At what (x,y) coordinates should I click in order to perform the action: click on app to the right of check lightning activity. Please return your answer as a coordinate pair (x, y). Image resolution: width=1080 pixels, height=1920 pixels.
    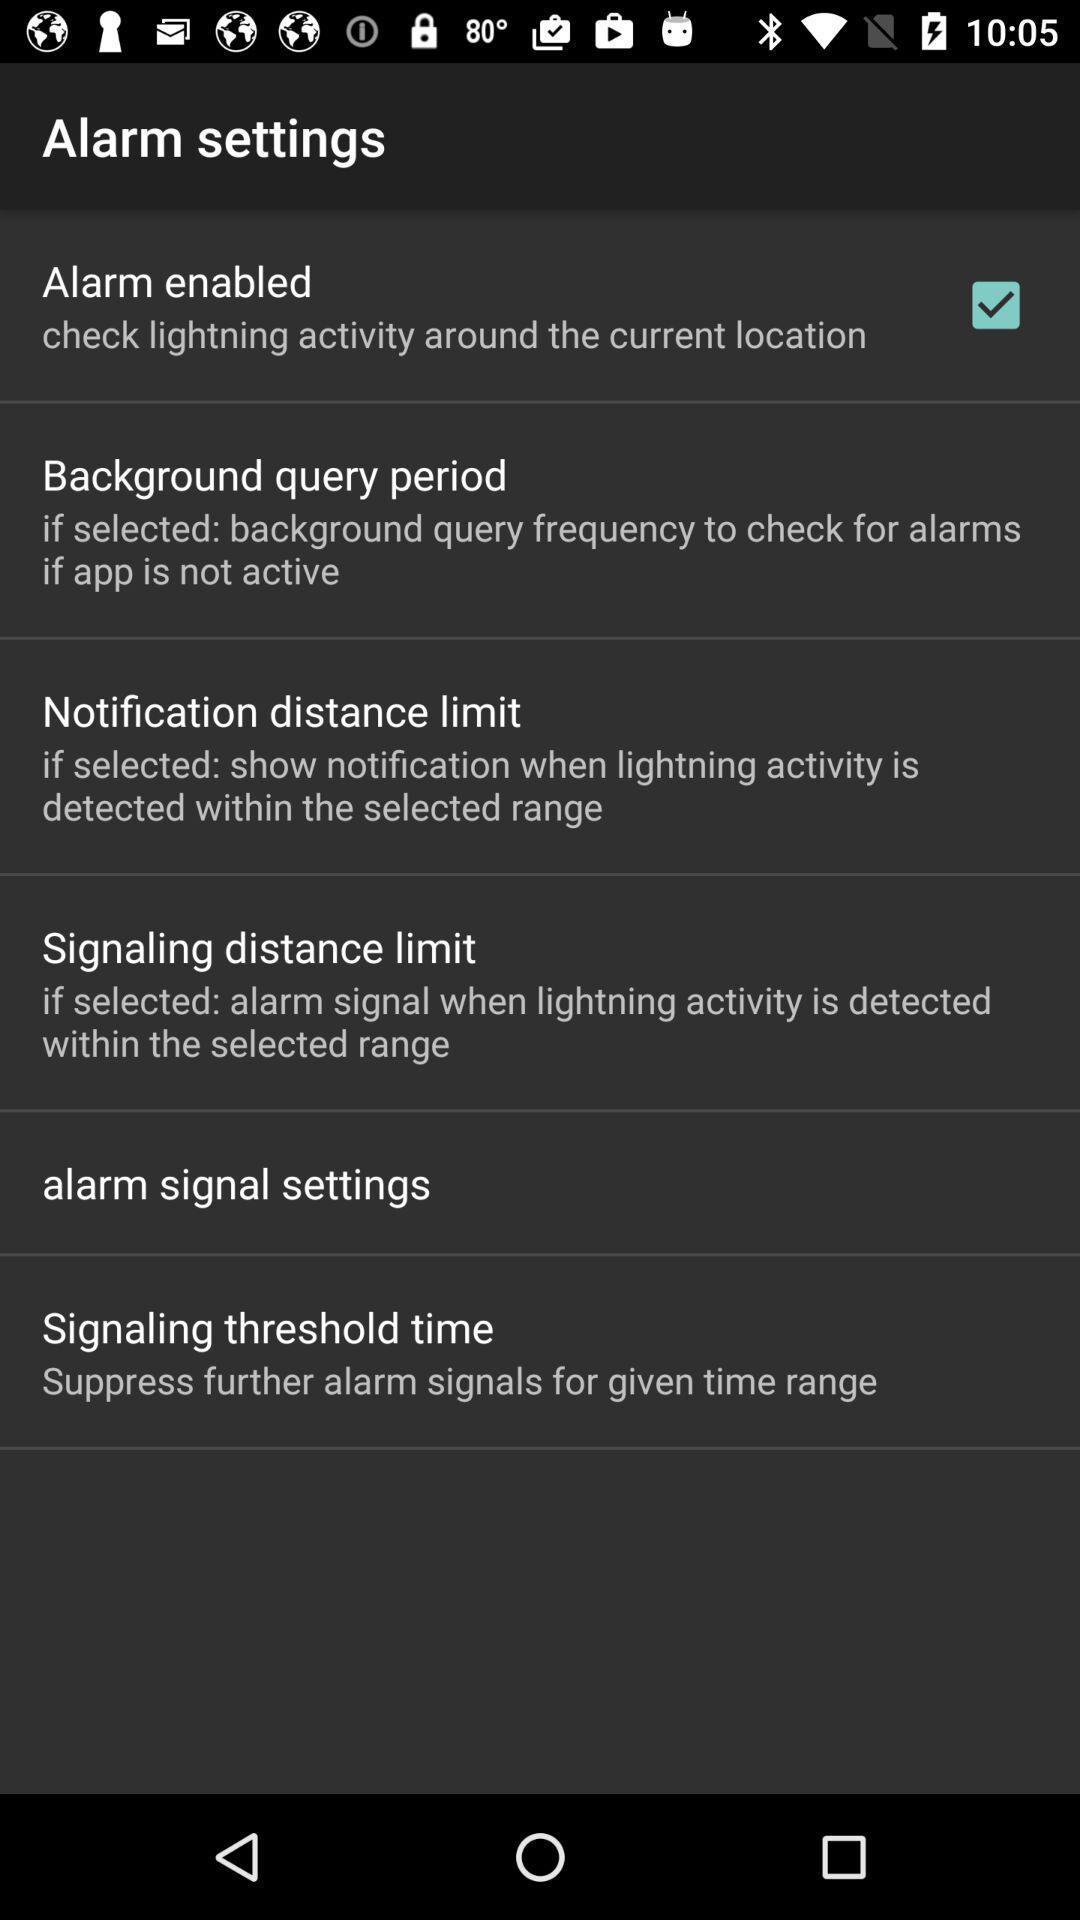
    Looking at the image, I should click on (995, 304).